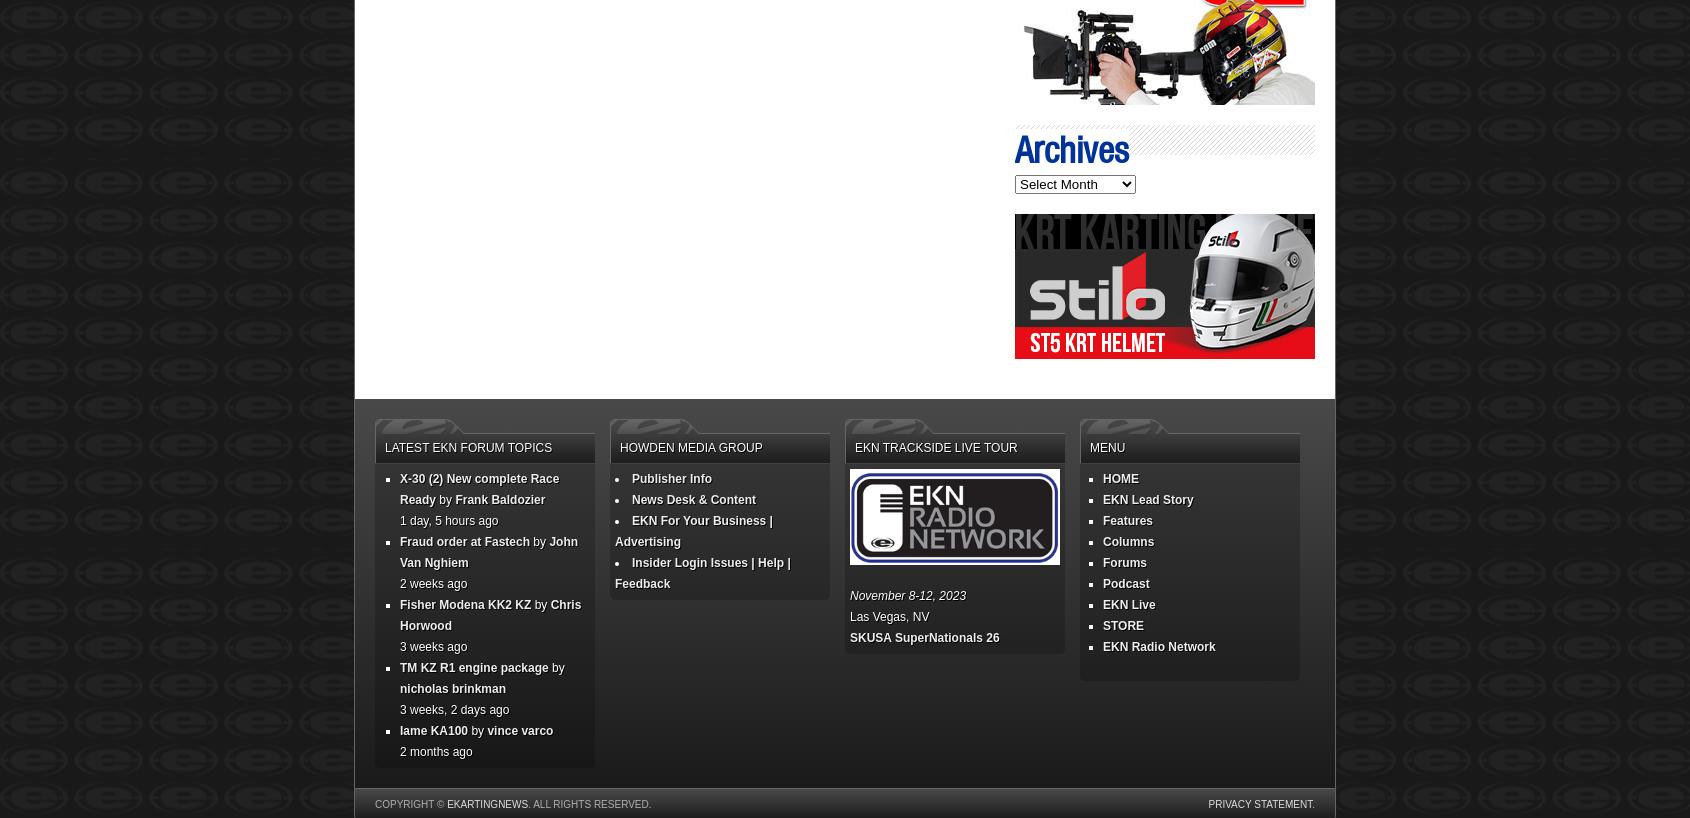 This screenshot has height=818, width=1690. What do you see at coordinates (519, 729) in the screenshot?
I see `'vince varco'` at bounding box center [519, 729].